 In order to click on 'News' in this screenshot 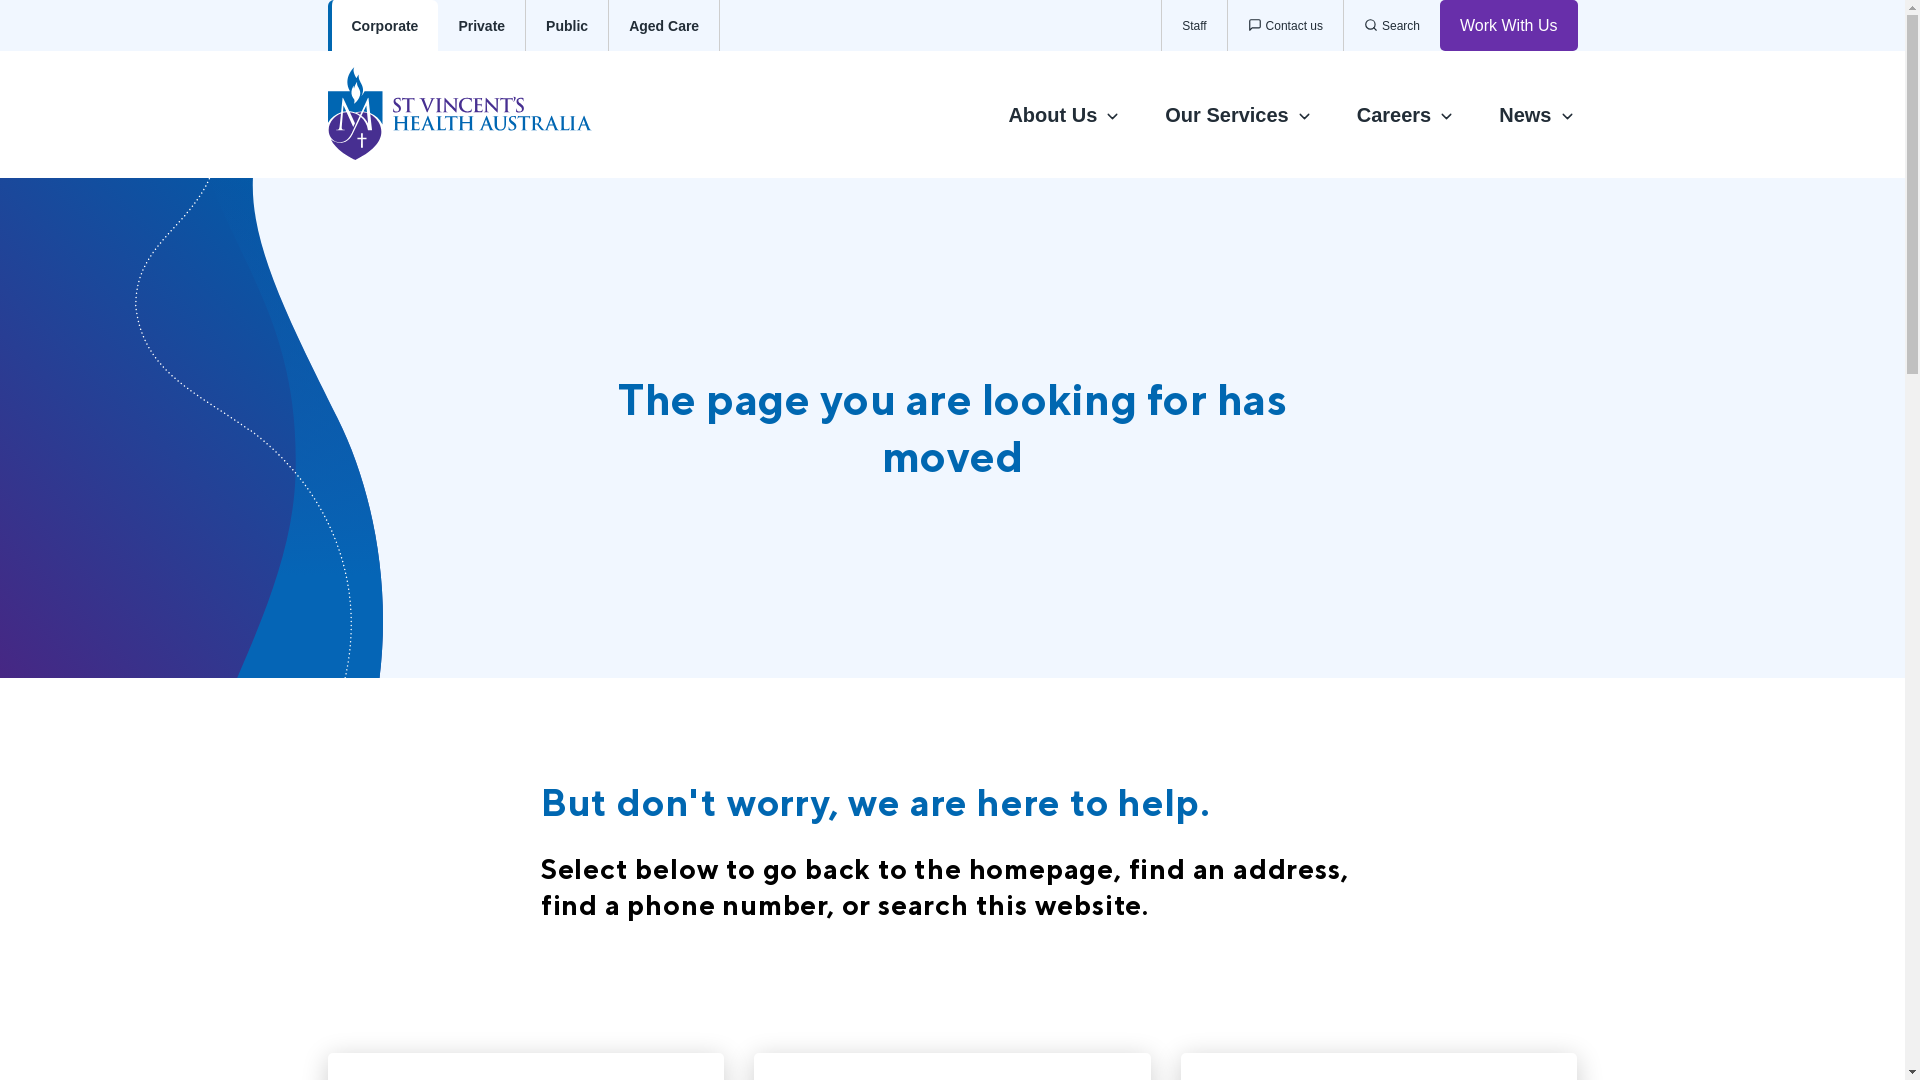, I will do `click(1535, 114)`.